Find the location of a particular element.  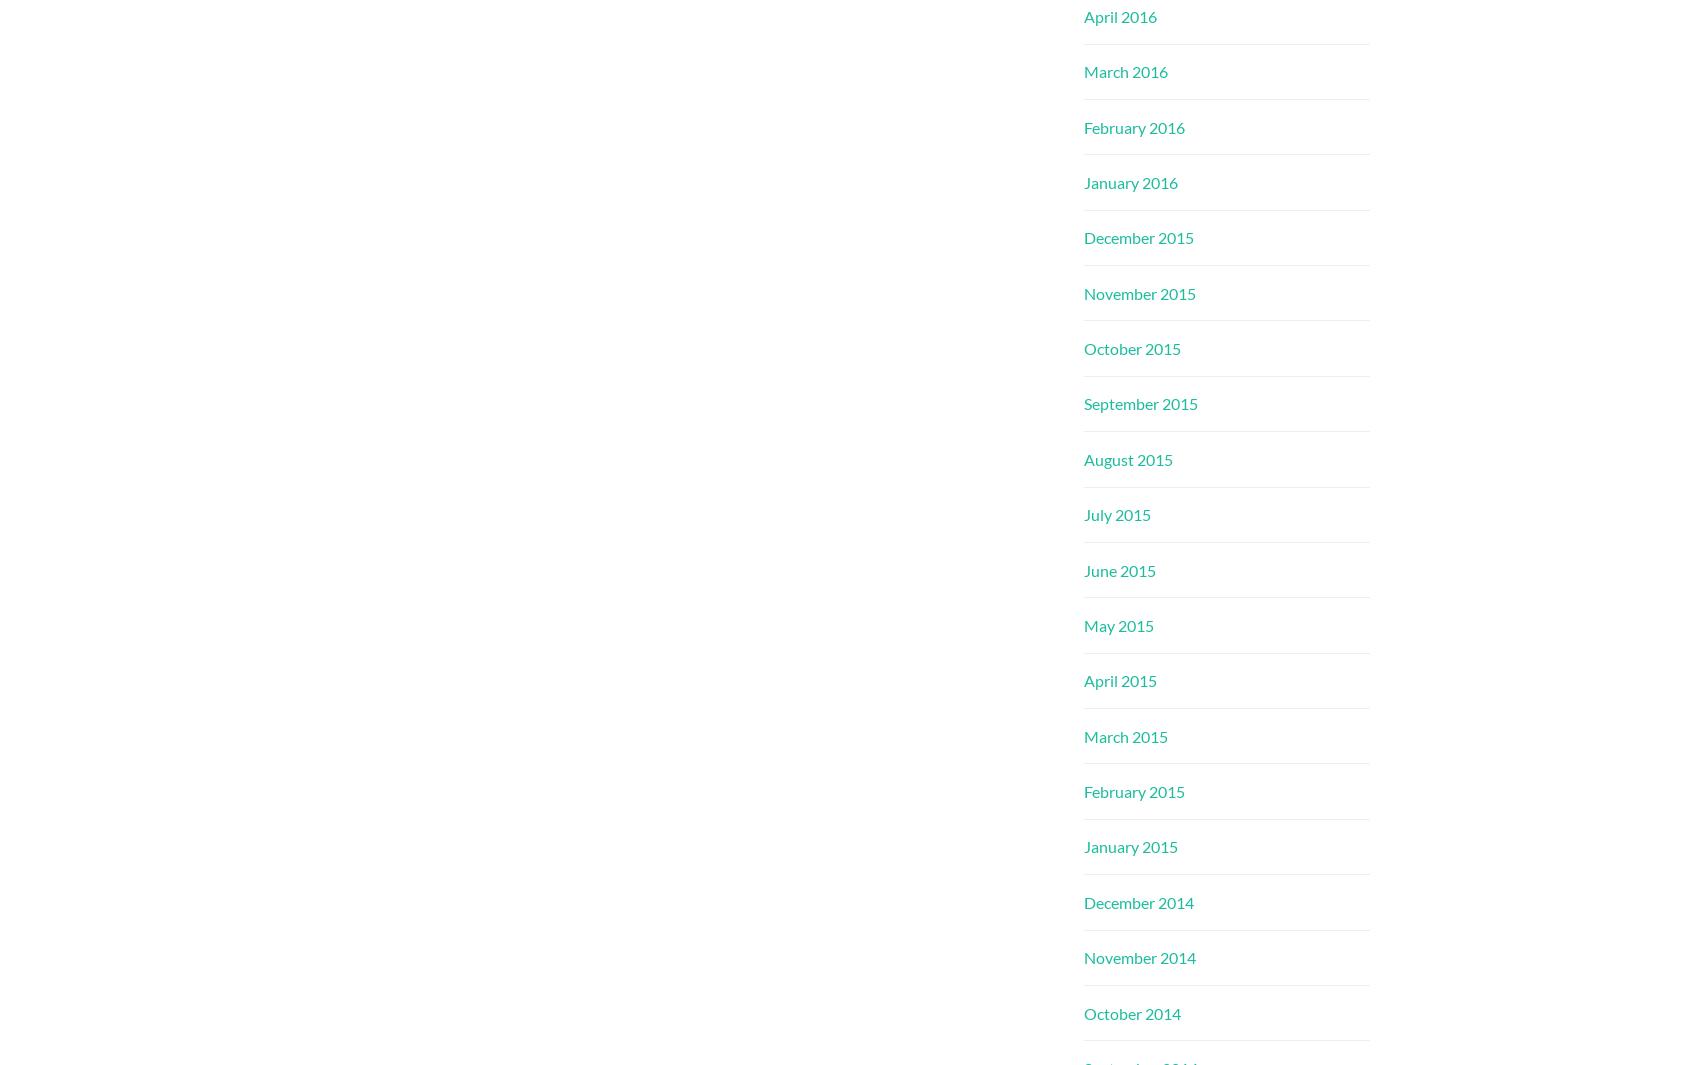

'January 2015' is located at coordinates (1131, 846).